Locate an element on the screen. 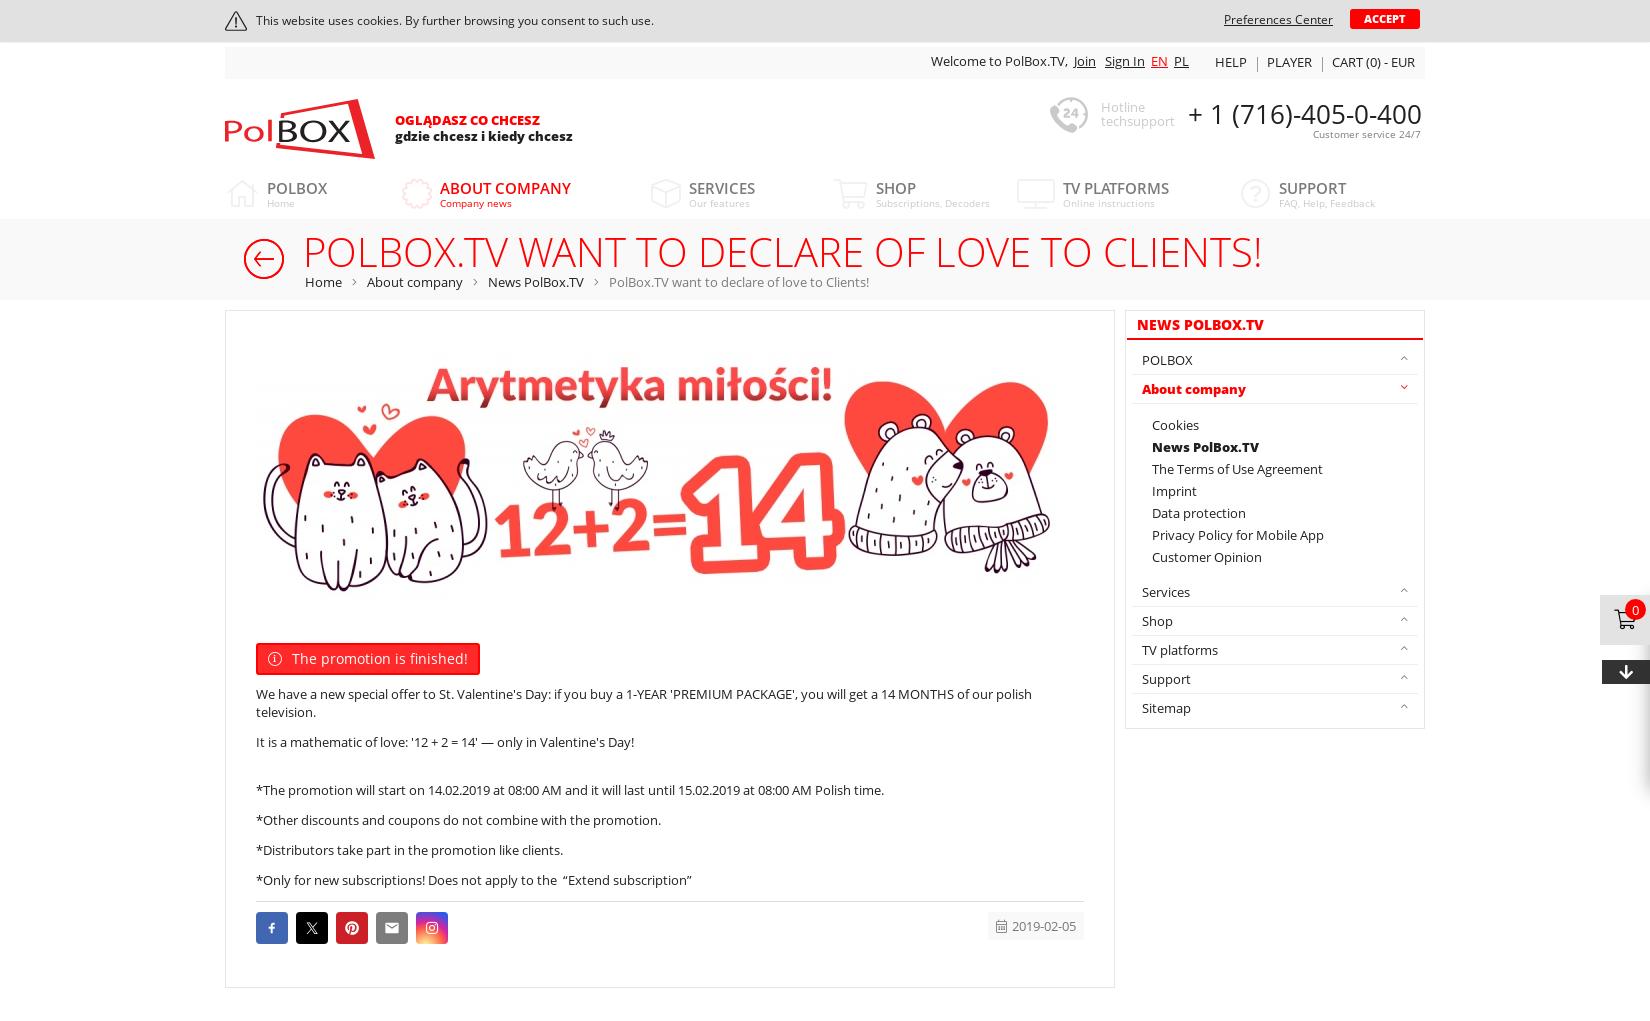 The height and width of the screenshot is (1021, 1650). 'FAQ, Help, Feedback' is located at coordinates (1324, 202).